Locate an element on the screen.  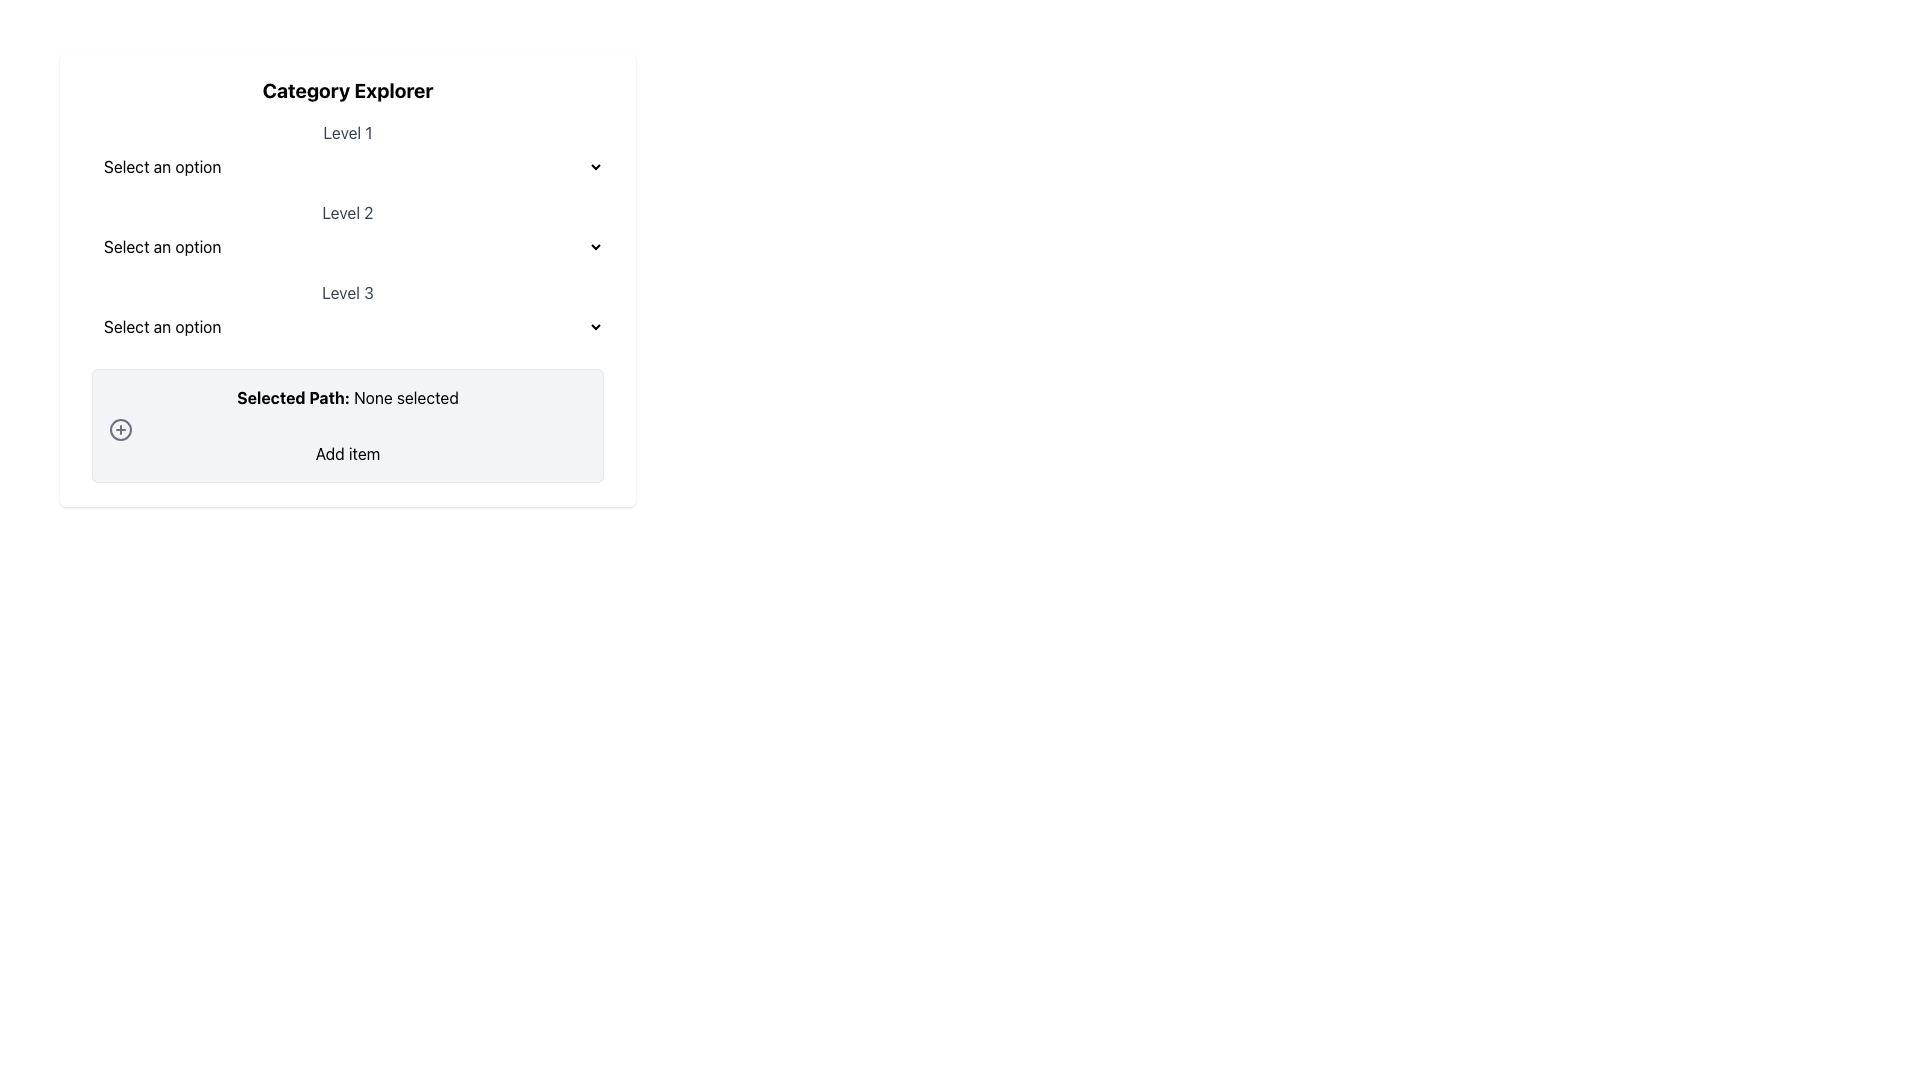
the Level 2 label that provides context for the dropdown menu below it is located at coordinates (347, 212).